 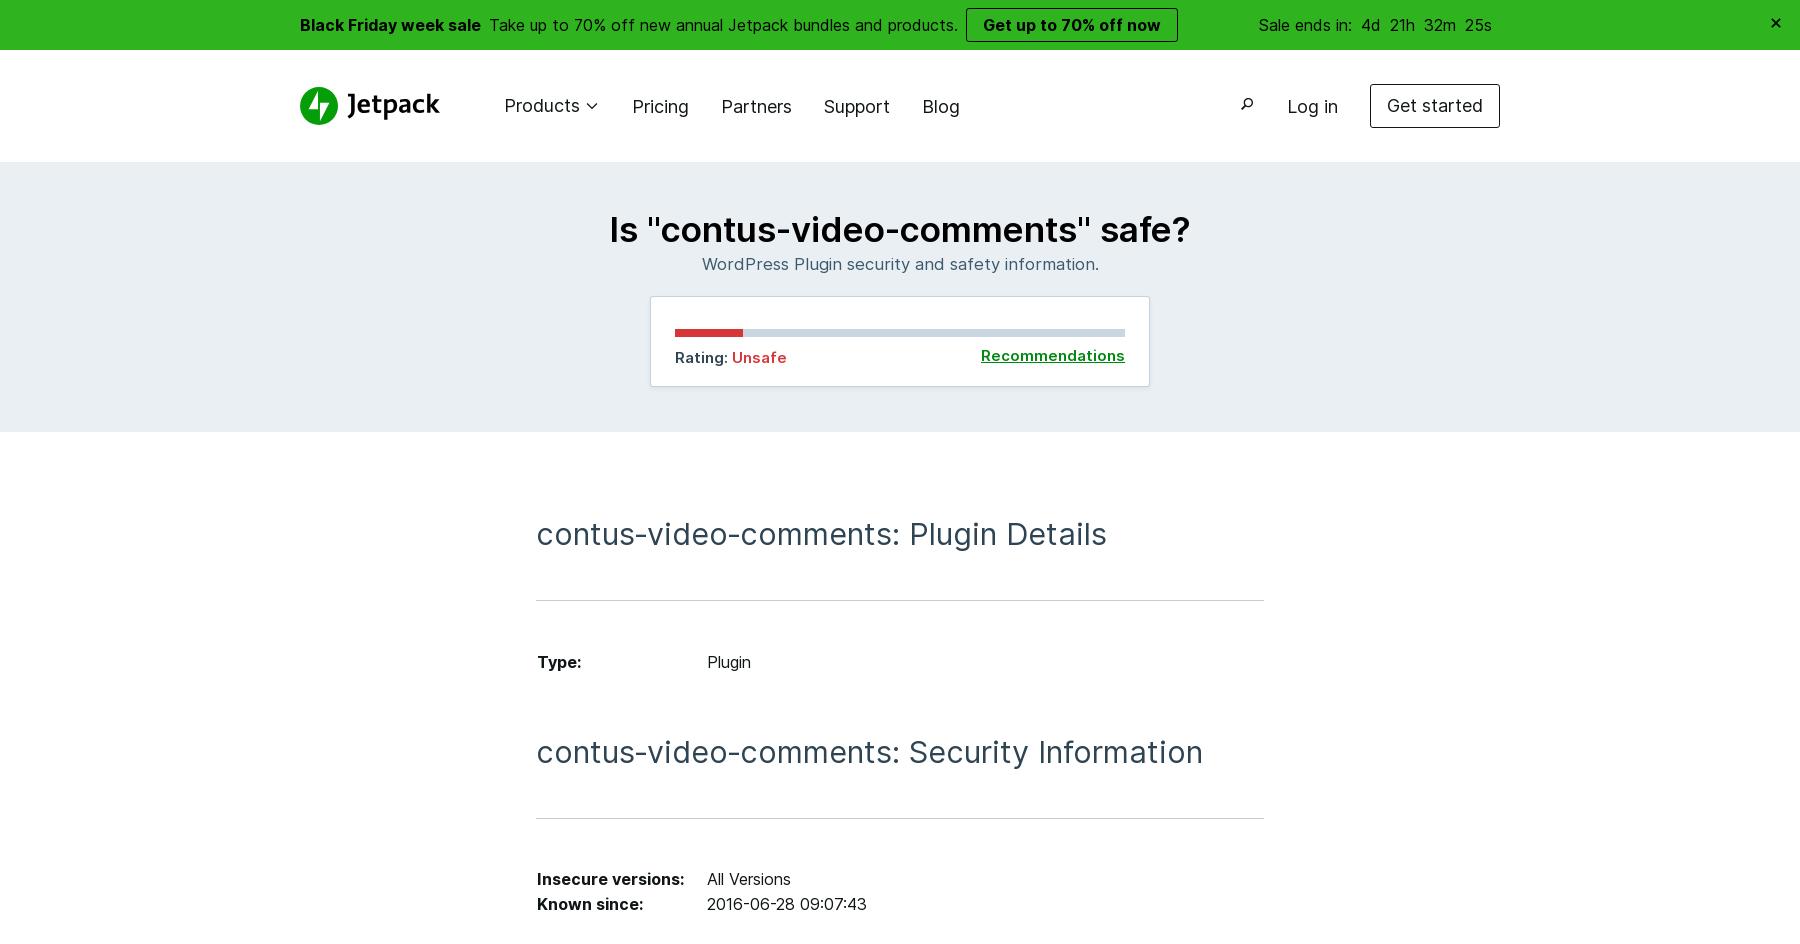 I want to click on 'Black Friday week sale', so click(x=390, y=23).